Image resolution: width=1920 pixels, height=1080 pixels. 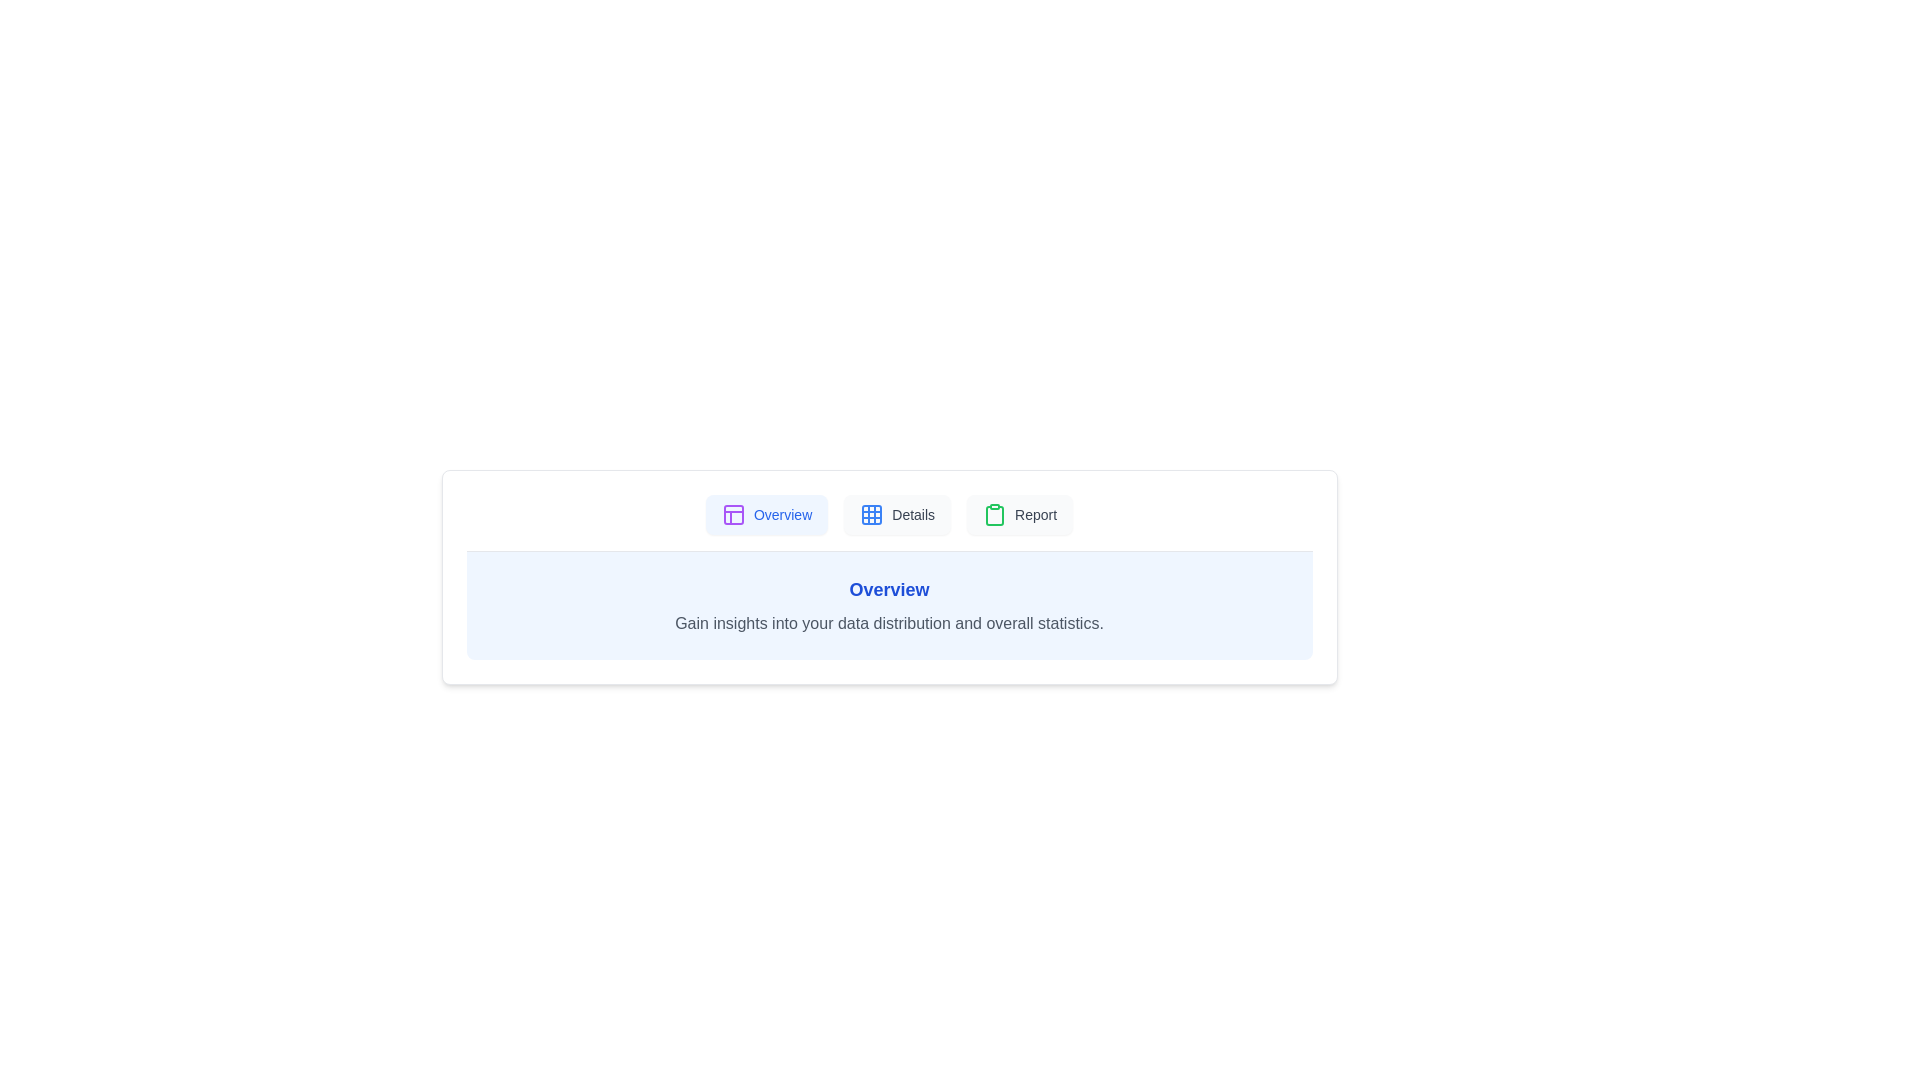 What do you see at coordinates (1020, 514) in the screenshot?
I see `the tab labeled Report to switch to that tab` at bounding box center [1020, 514].